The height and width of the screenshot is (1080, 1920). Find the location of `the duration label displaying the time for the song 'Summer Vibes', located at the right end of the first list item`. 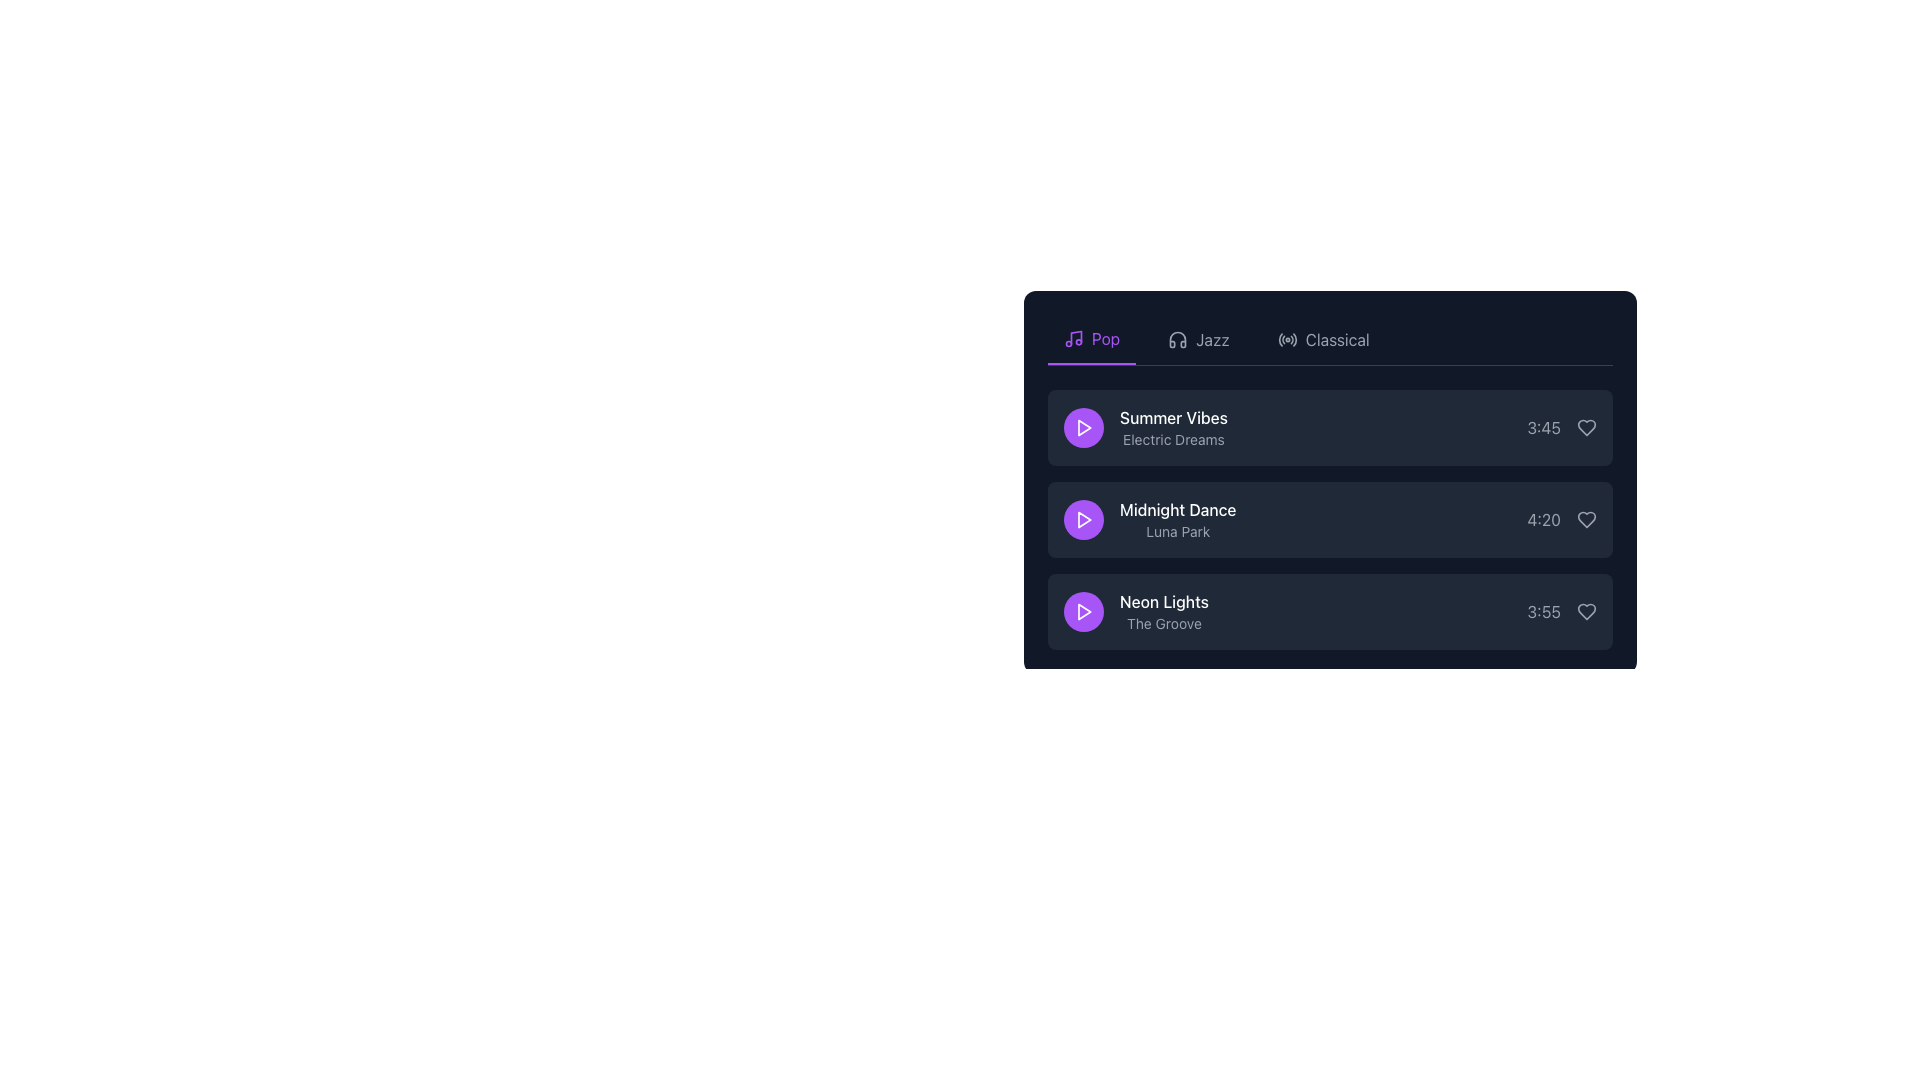

the duration label displaying the time for the song 'Summer Vibes', located at the right end of the first list item is located at coordinates (1543, 427).